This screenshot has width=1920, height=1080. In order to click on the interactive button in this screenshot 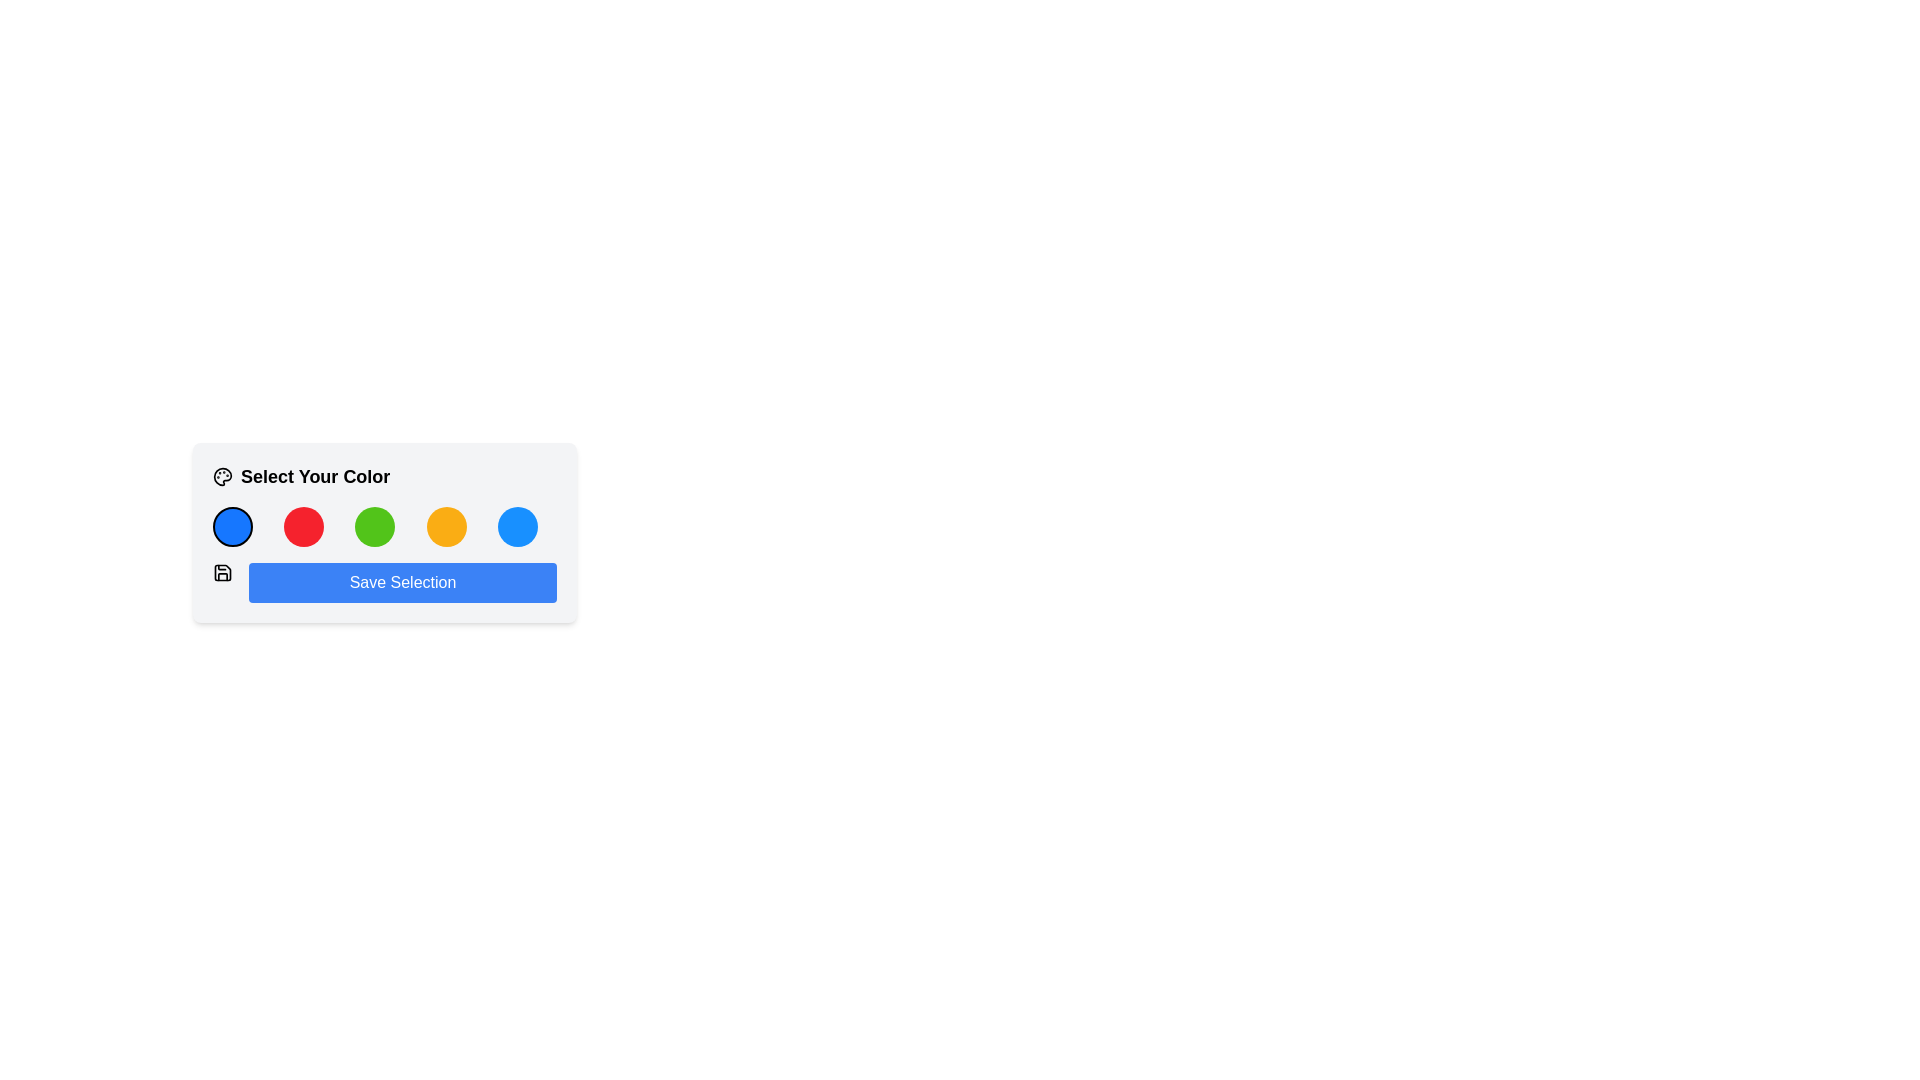, I will do `click(233, 526)`.